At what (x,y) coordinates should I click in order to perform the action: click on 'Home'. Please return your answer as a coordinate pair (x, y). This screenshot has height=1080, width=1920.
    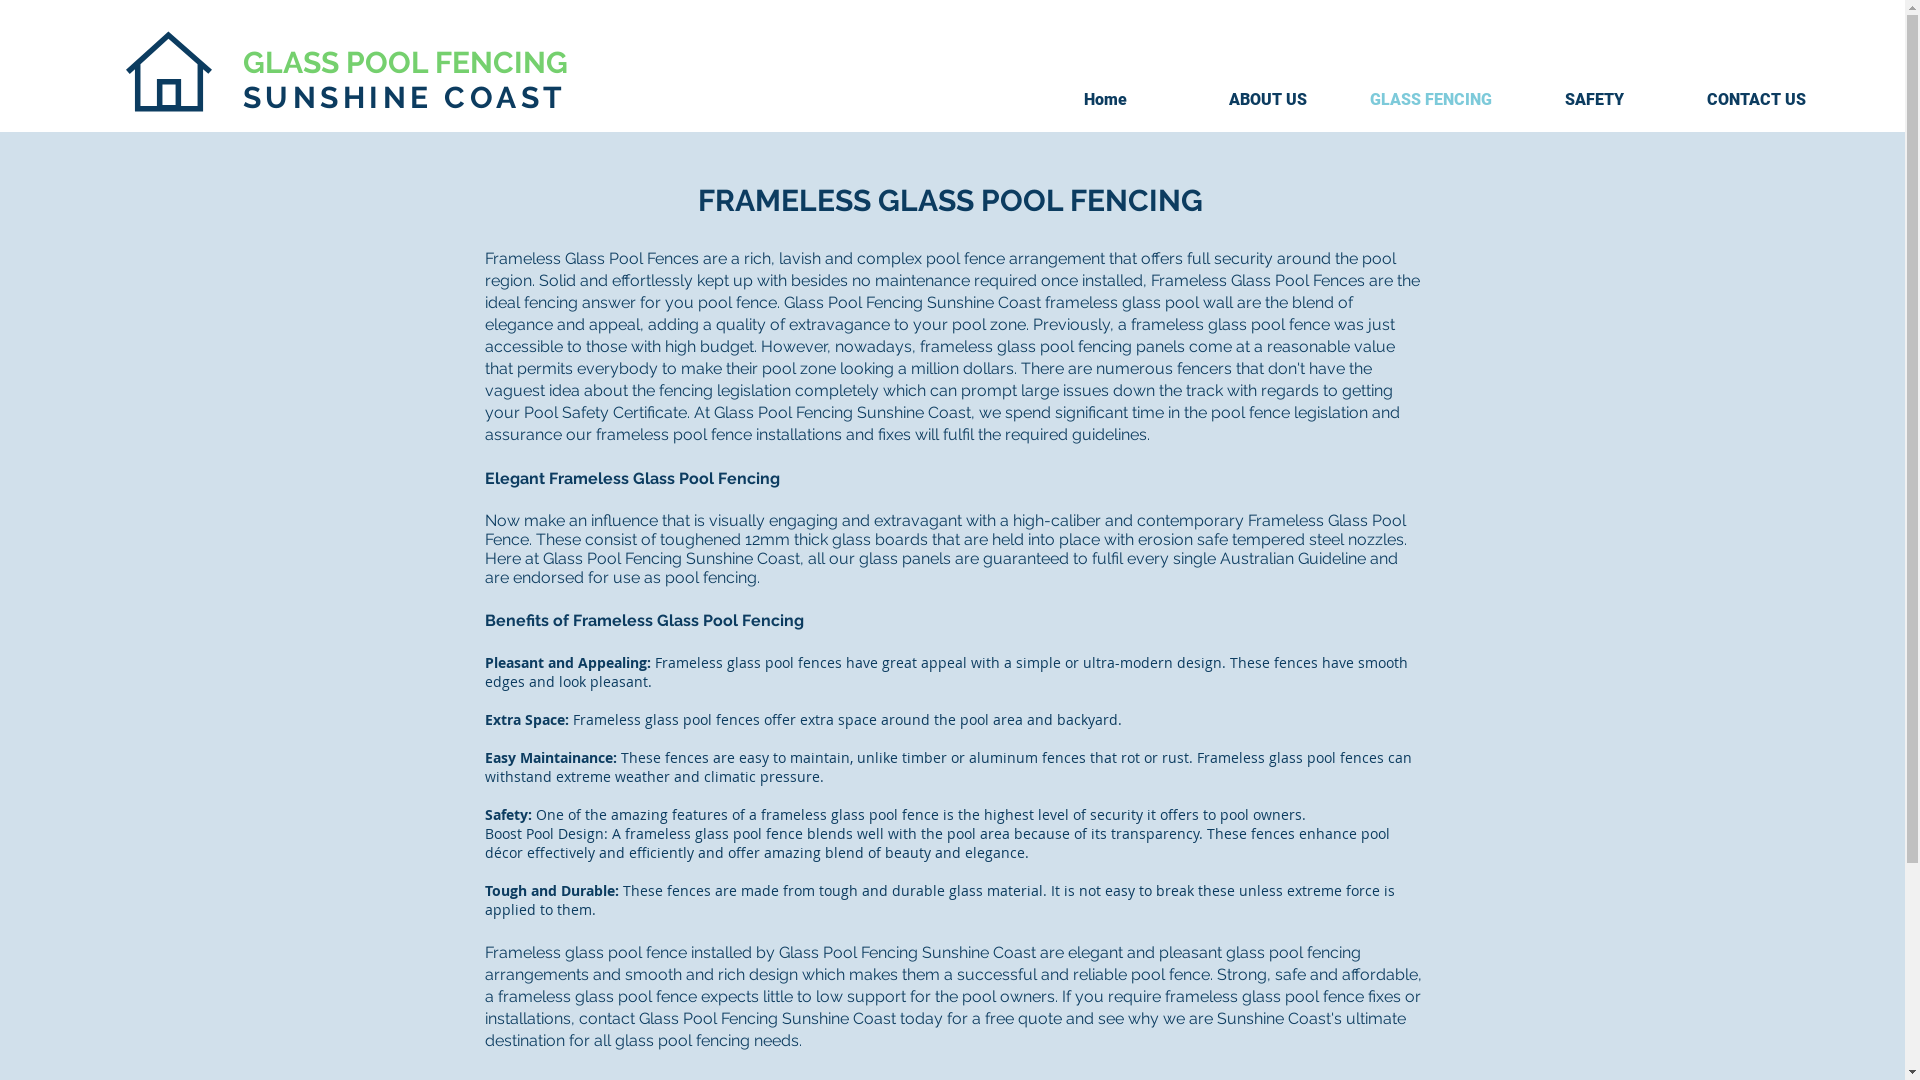
    Looking at the image, I should click on (1104, 100).